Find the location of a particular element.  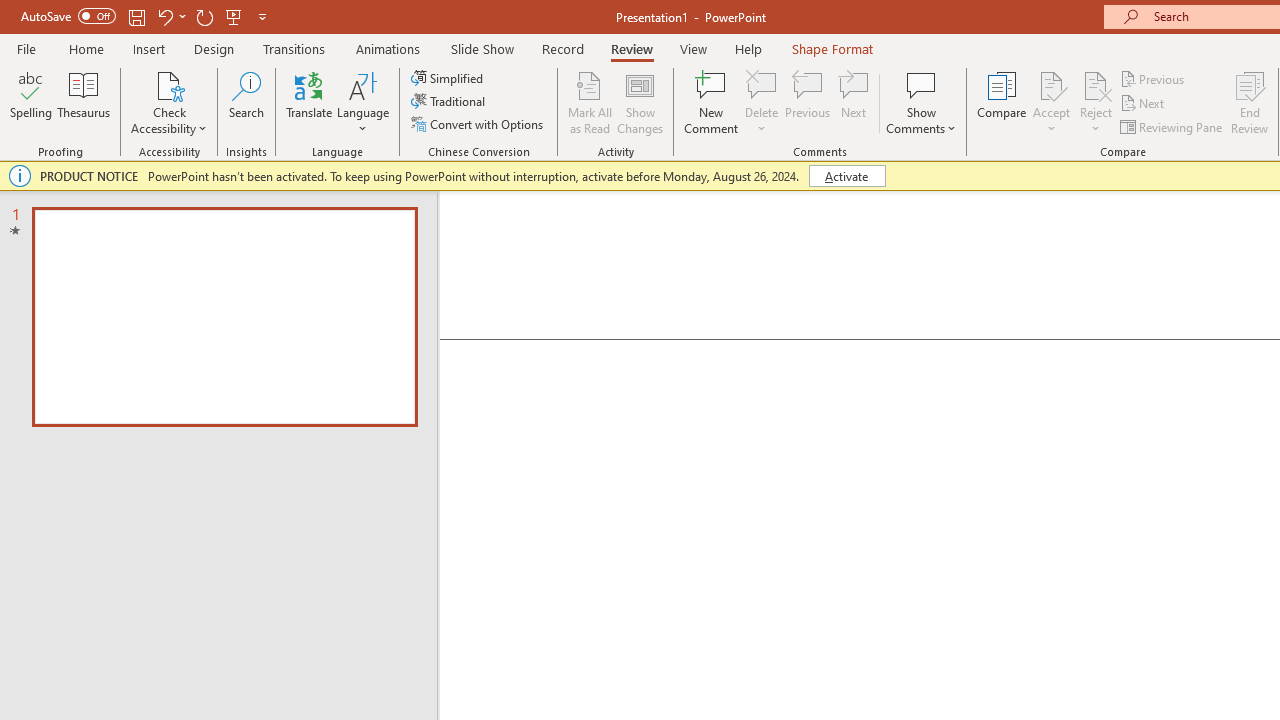

'Convert with Options...' is located at coordinates (478, 124).